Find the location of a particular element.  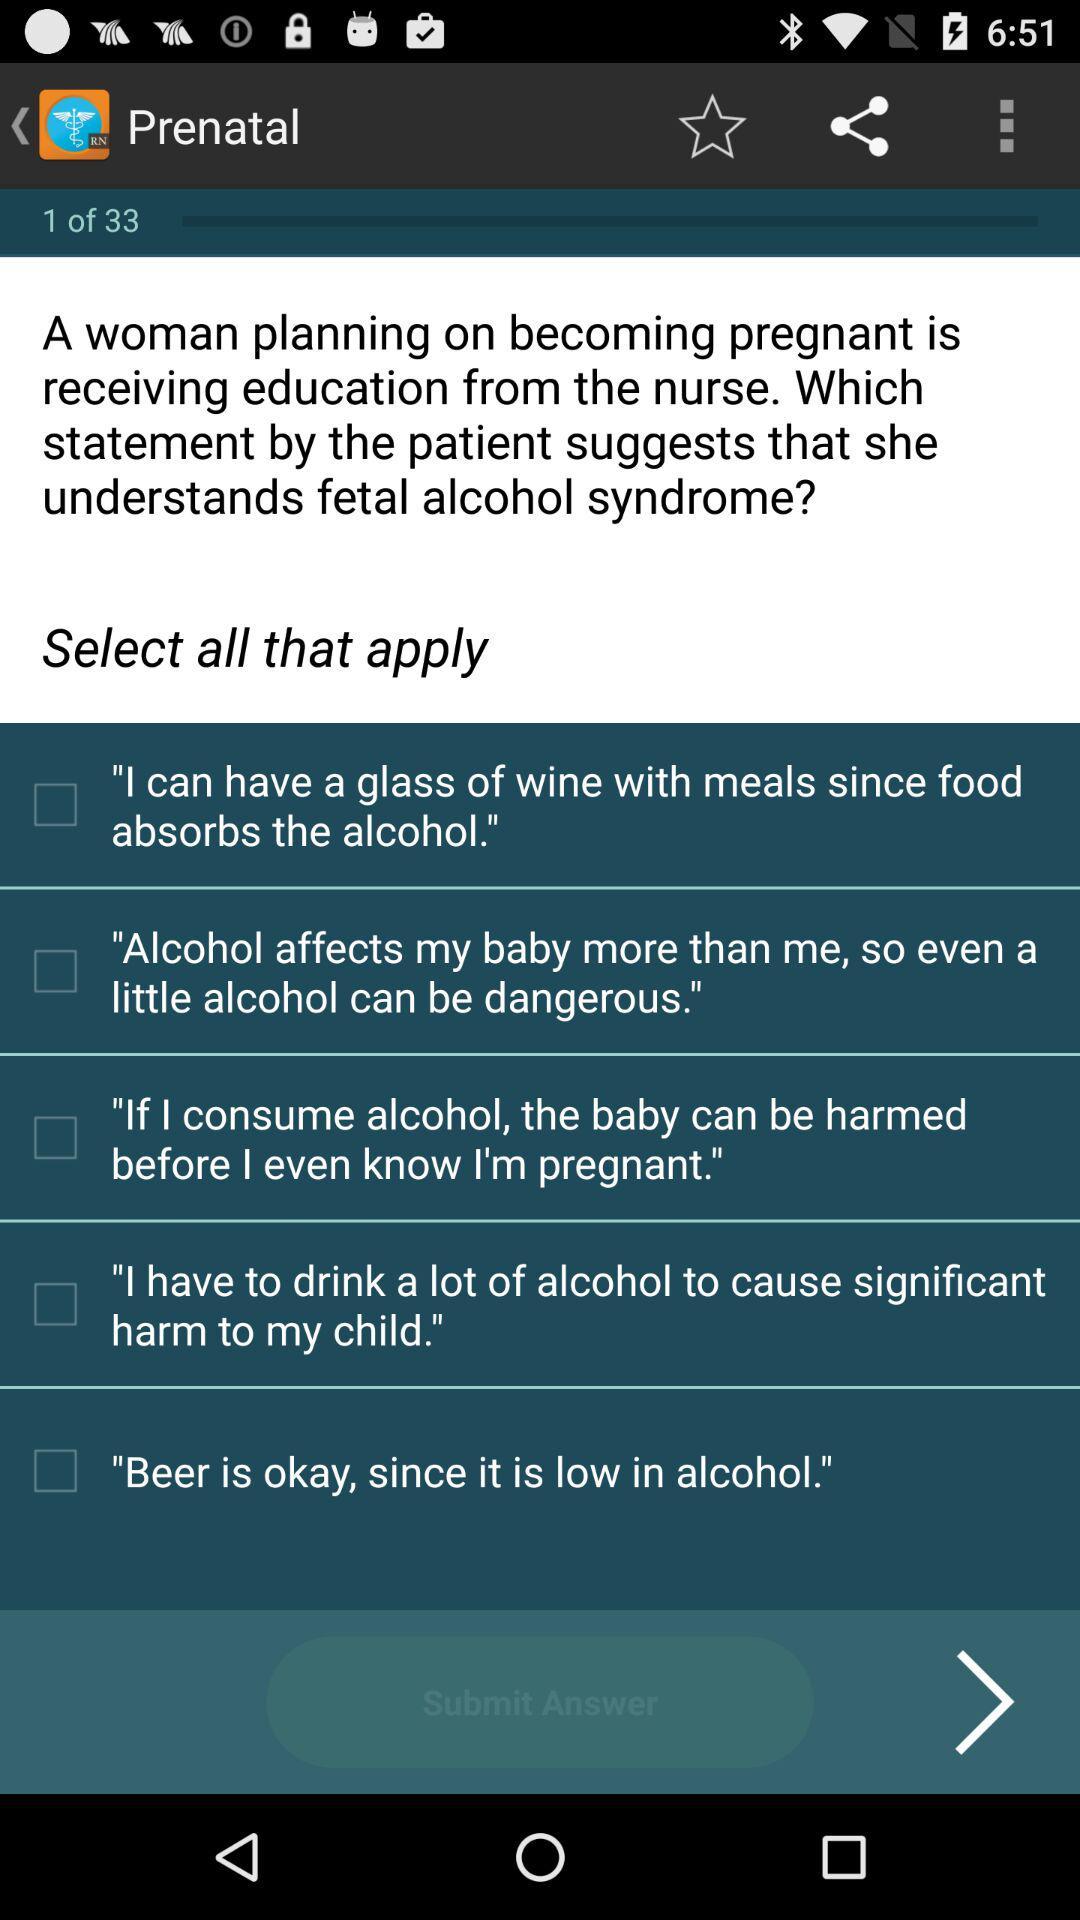

the arrow_forward icon is located at coordinates (959, 1821).